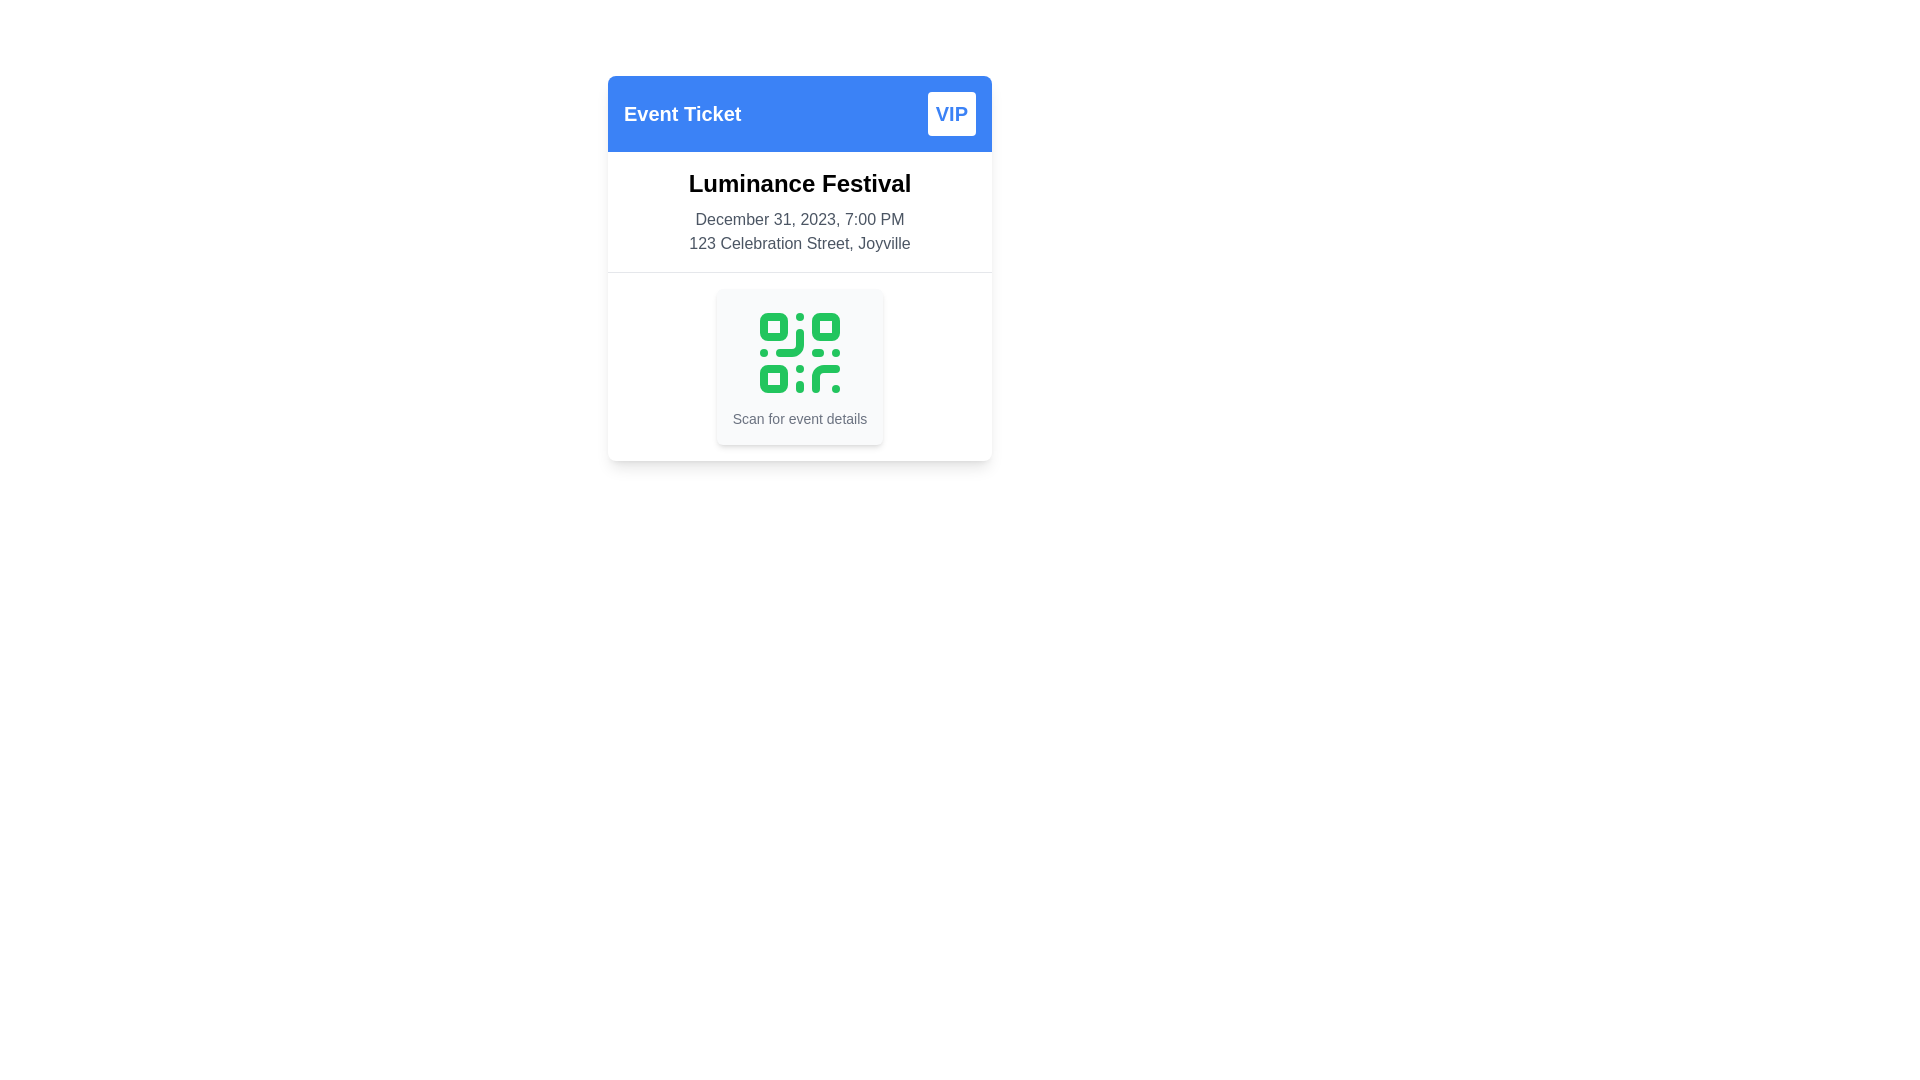 The image size is (1920, 1080). What do you see at coordinates (682, 114) in the screenshot?
I see `text label that serves as a title or header within the blue header bar, located to the left of the 'VIP' label` at bounding box center [682, 114].